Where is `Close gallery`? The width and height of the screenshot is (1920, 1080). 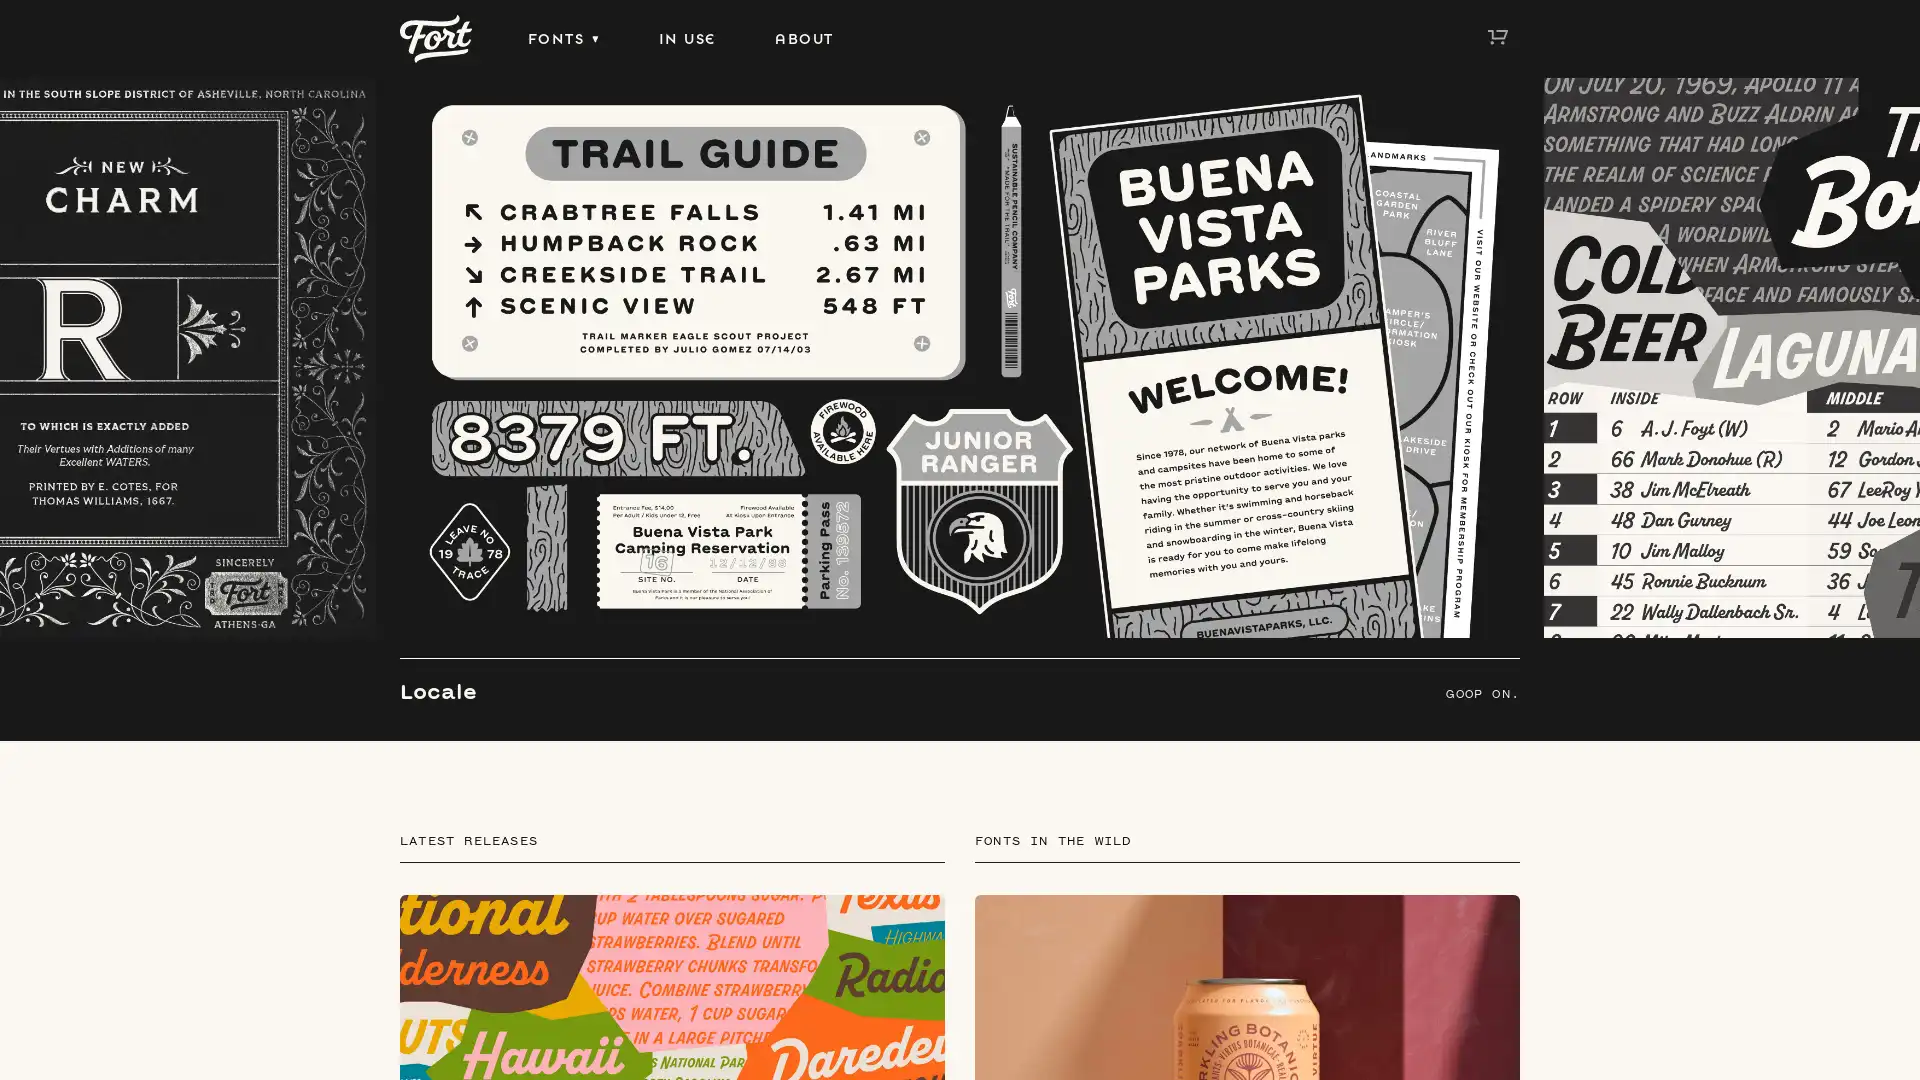 Close gallery is located at coordinates (1882, 35).